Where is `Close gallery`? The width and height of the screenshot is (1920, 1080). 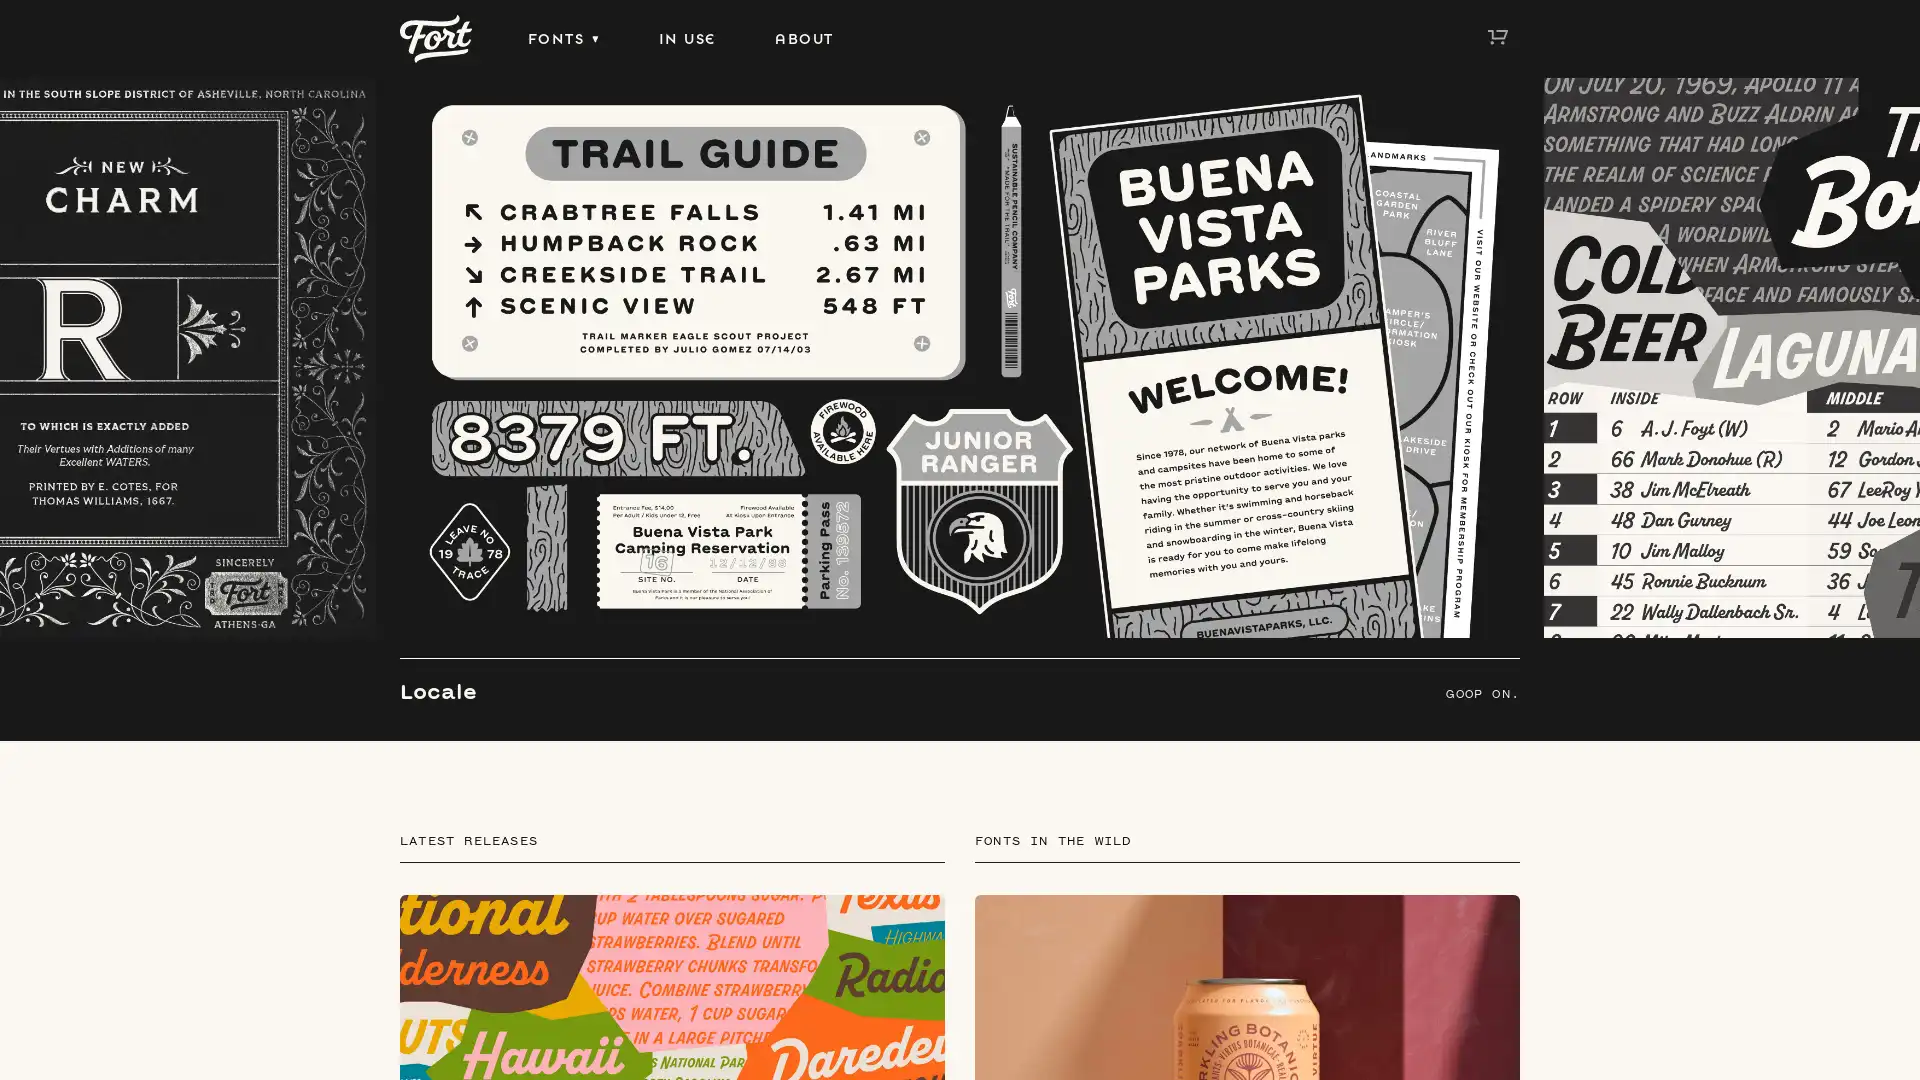 Close gallery is located at coordinates (1882, 35).